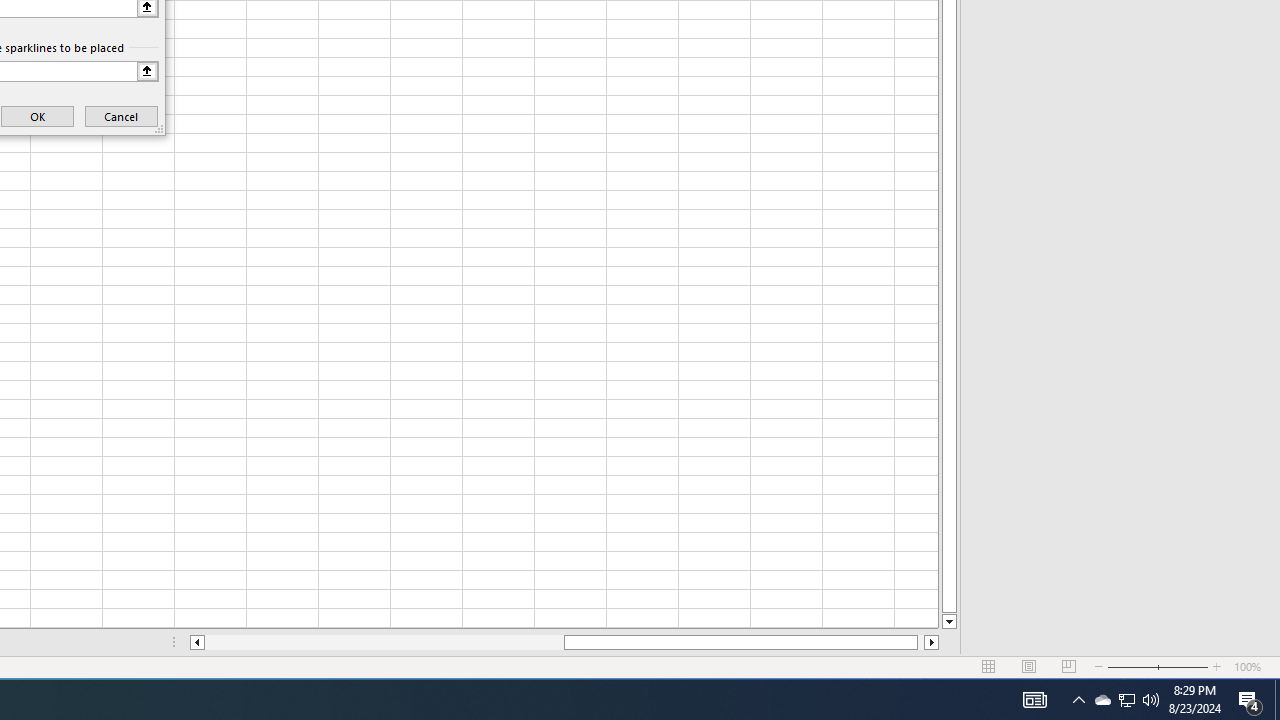 This screenshot has height=720, width=1280. I want to click on 'Page left', so click(384, 642).